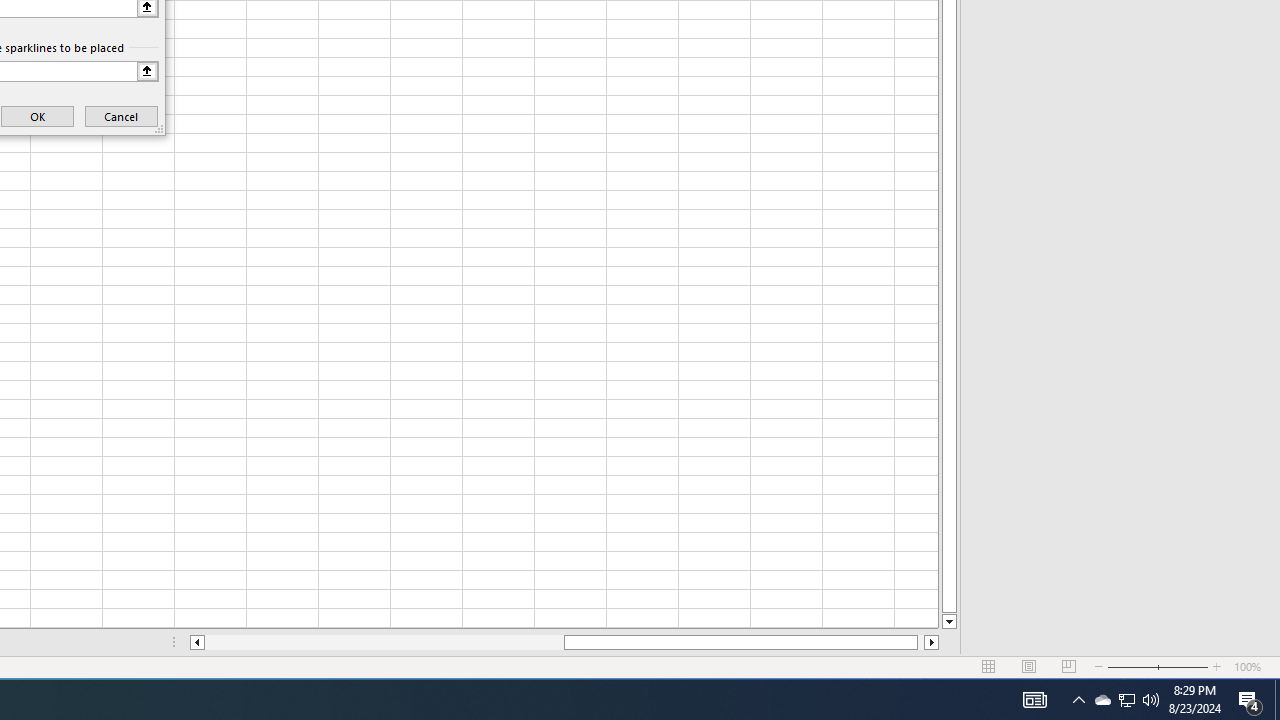 This screenshot has height=720, width=1280. I want to click on 'Page left', so click(384, 642).